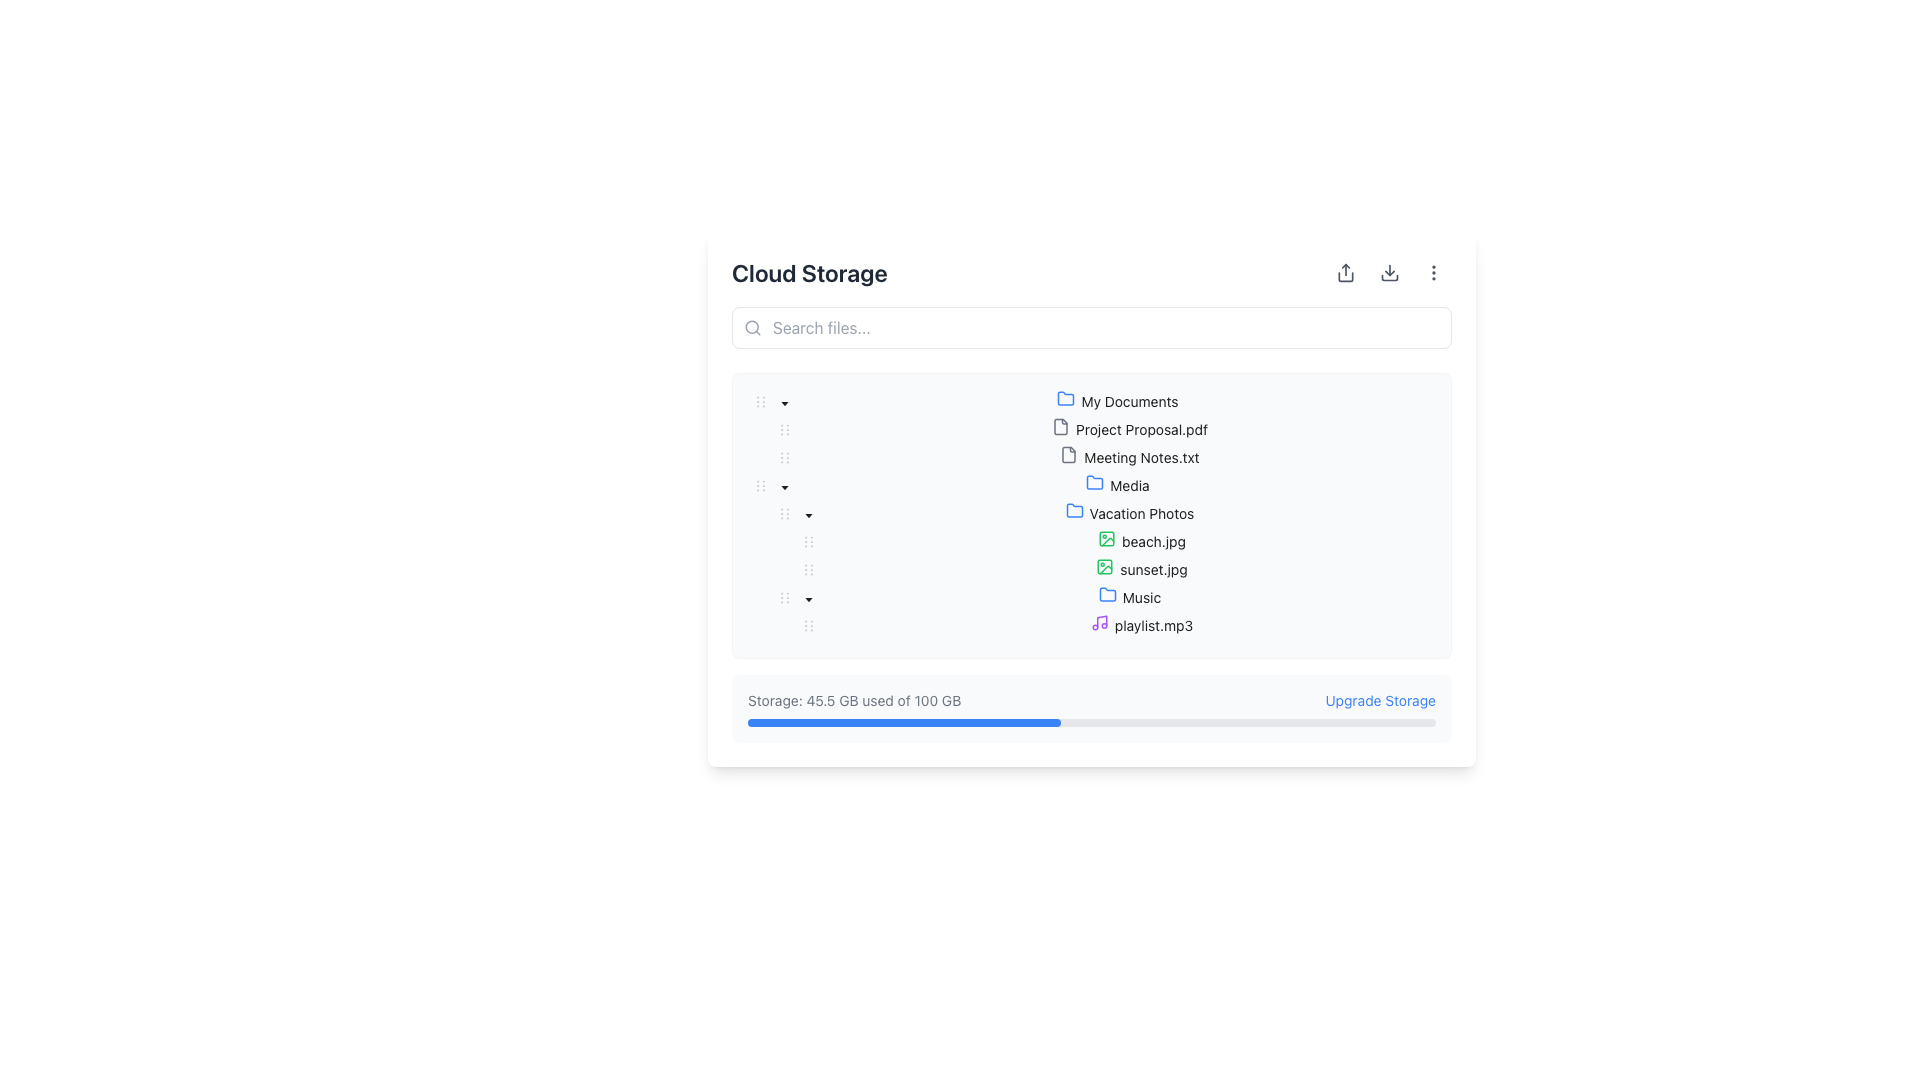 Image resolution: width=1920 pixels, height=1080 pixels. What do you see at coordinates (1142, 457) in the screenshot?
I see `the 'Meeting Notes.txt' text label element from its position in the file tree` at bounding box center [1142, 457].